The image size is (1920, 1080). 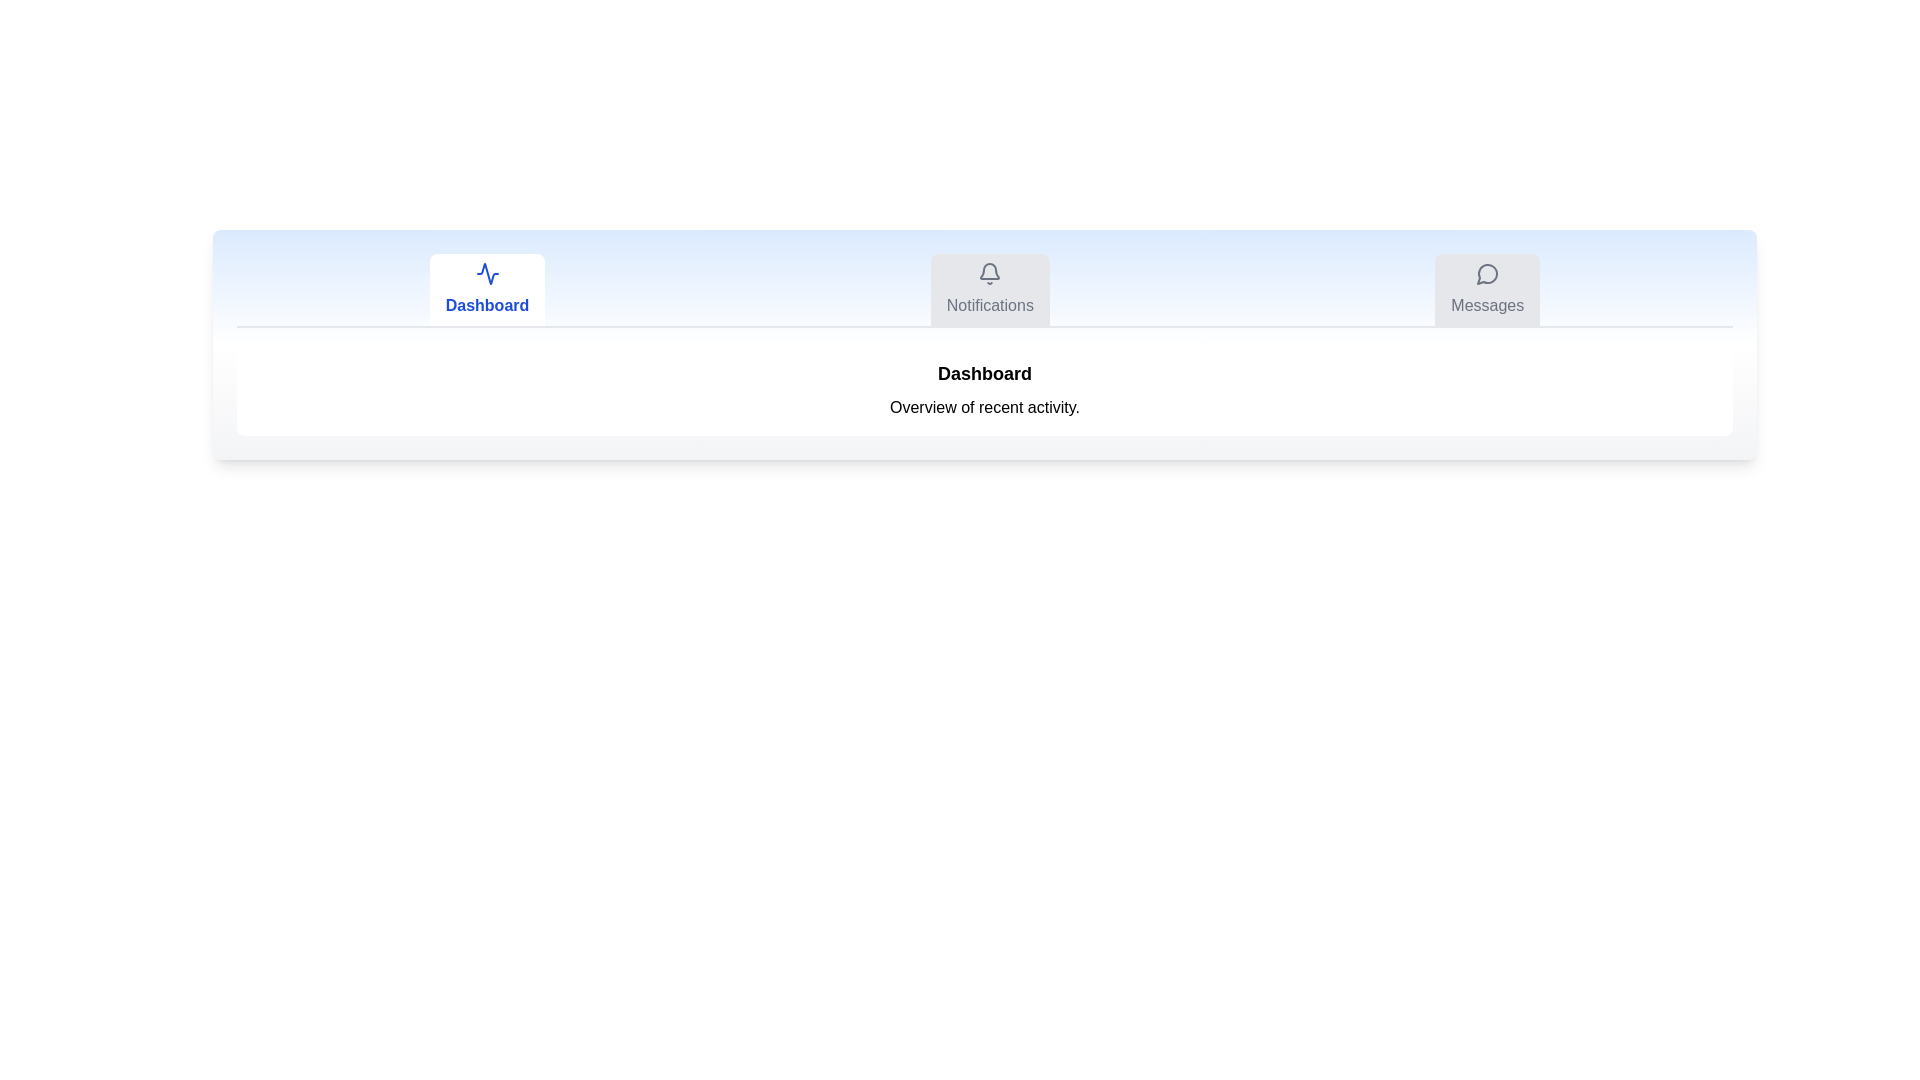 What do you see at coordinates (487, 289) in the screenshot?
I see `the tab labeled Dashboard to observe visual feedback` at bounding box center [487, 289].